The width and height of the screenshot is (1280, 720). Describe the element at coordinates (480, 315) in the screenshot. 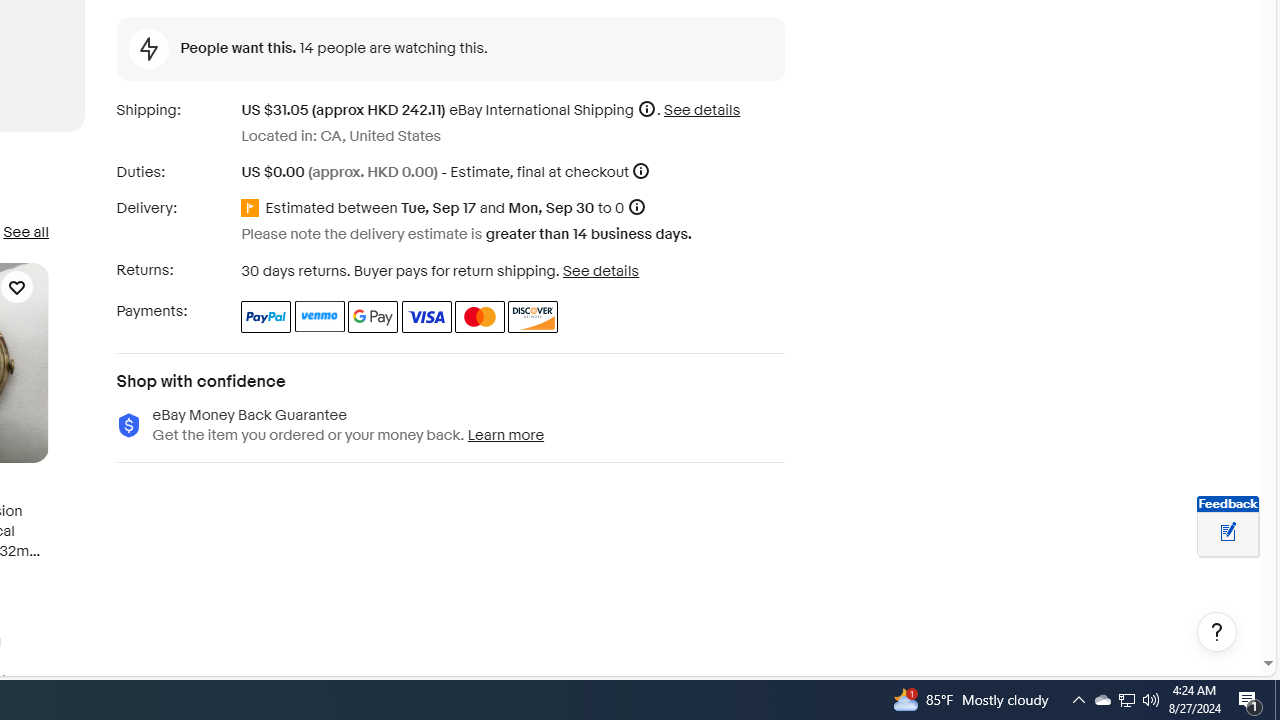

I see `'Master Card'` at that location.